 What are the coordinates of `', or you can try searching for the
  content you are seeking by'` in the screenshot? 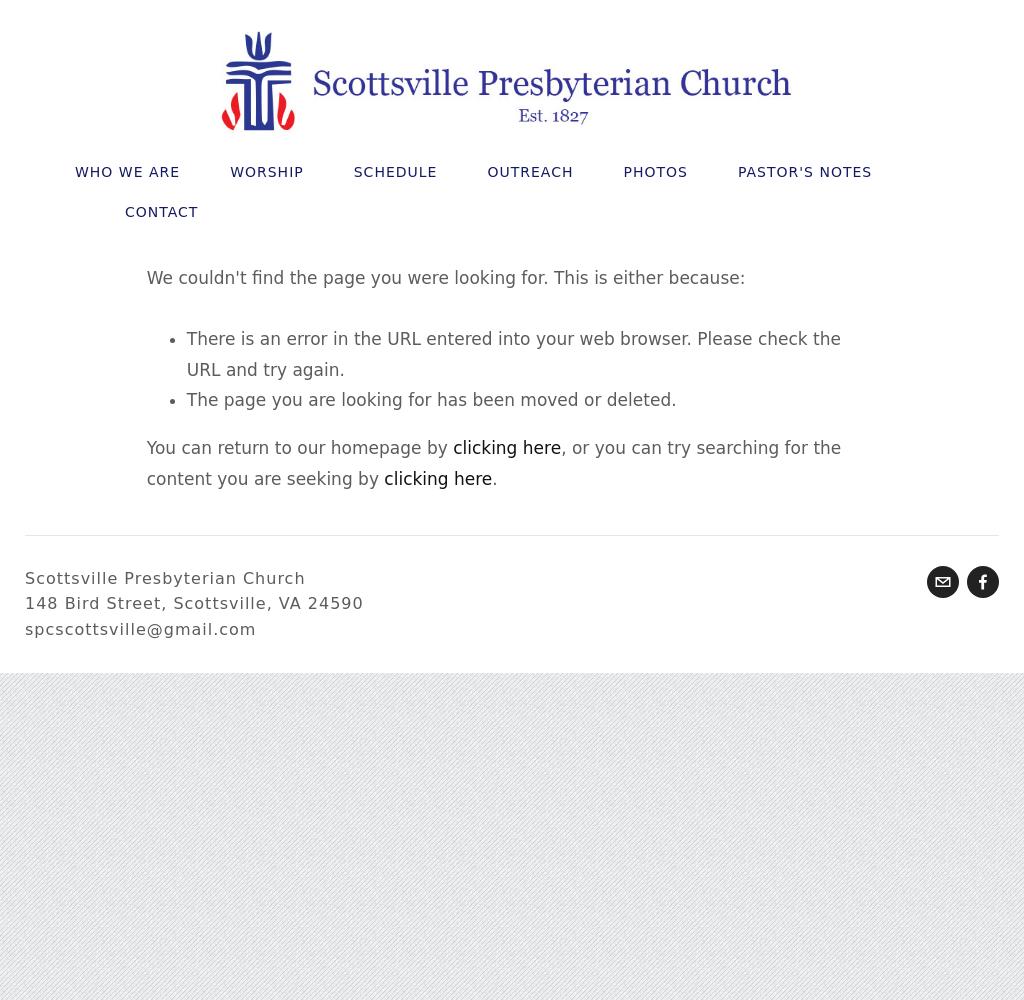 It's located at (145, 461).